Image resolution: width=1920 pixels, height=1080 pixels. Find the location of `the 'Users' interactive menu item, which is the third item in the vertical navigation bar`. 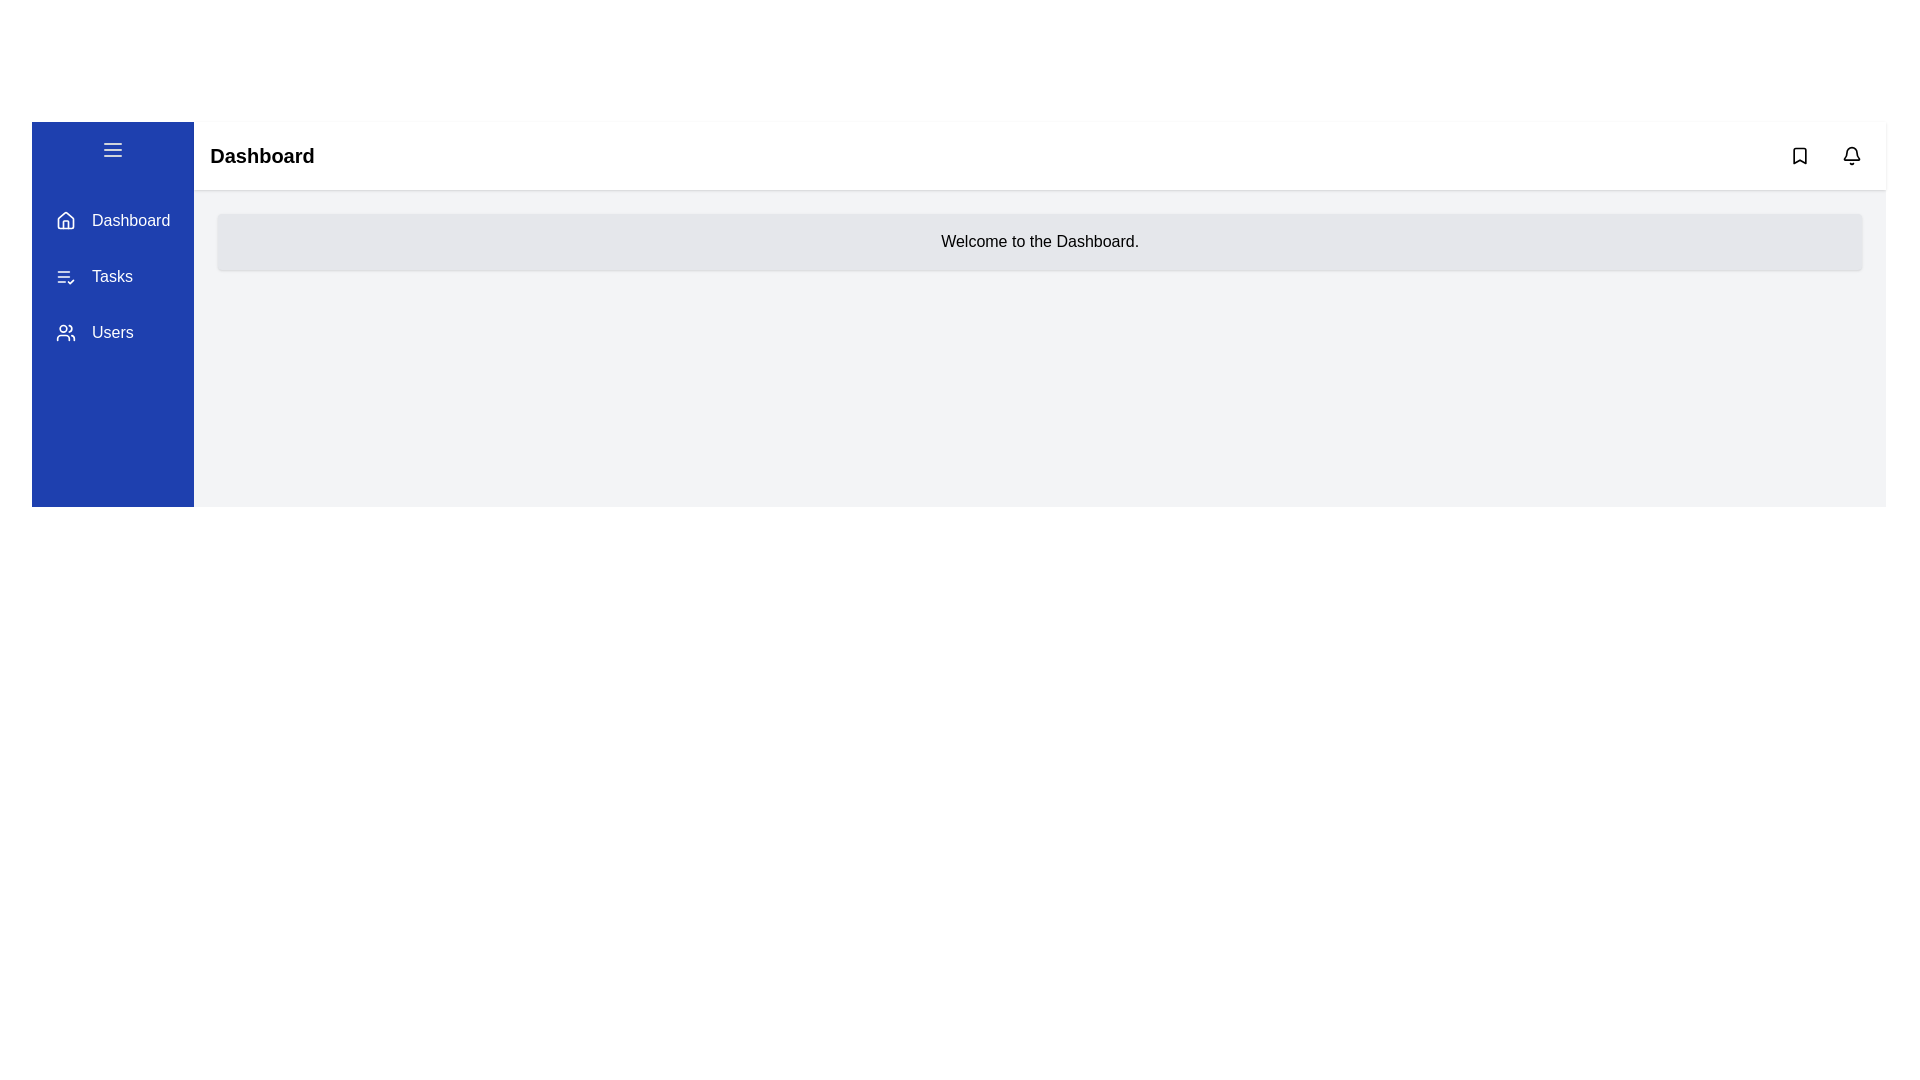

the 'Users' interactive menu item, which is the third item in the vertical navigation bar is located at coordinates (93, 331).